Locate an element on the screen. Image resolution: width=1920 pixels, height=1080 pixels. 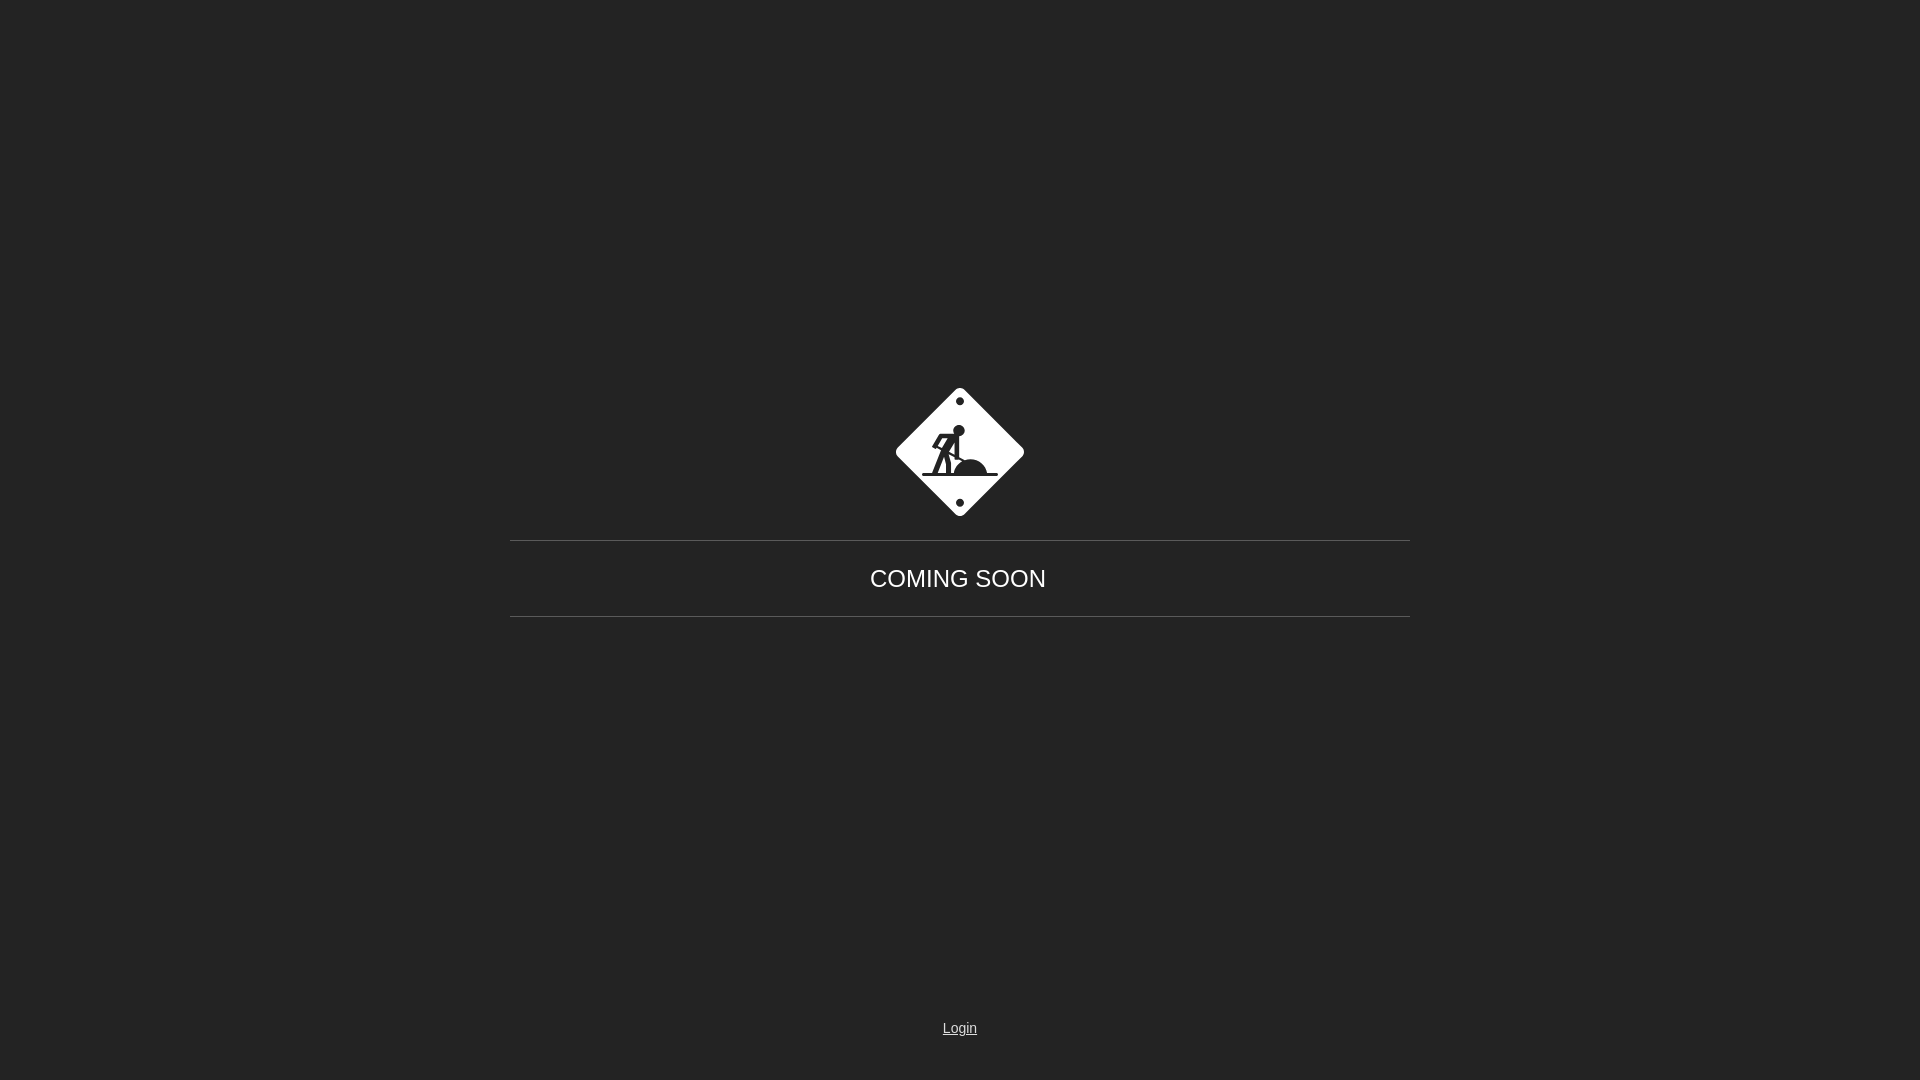
'Login' is located at coordinates (901, 1028).